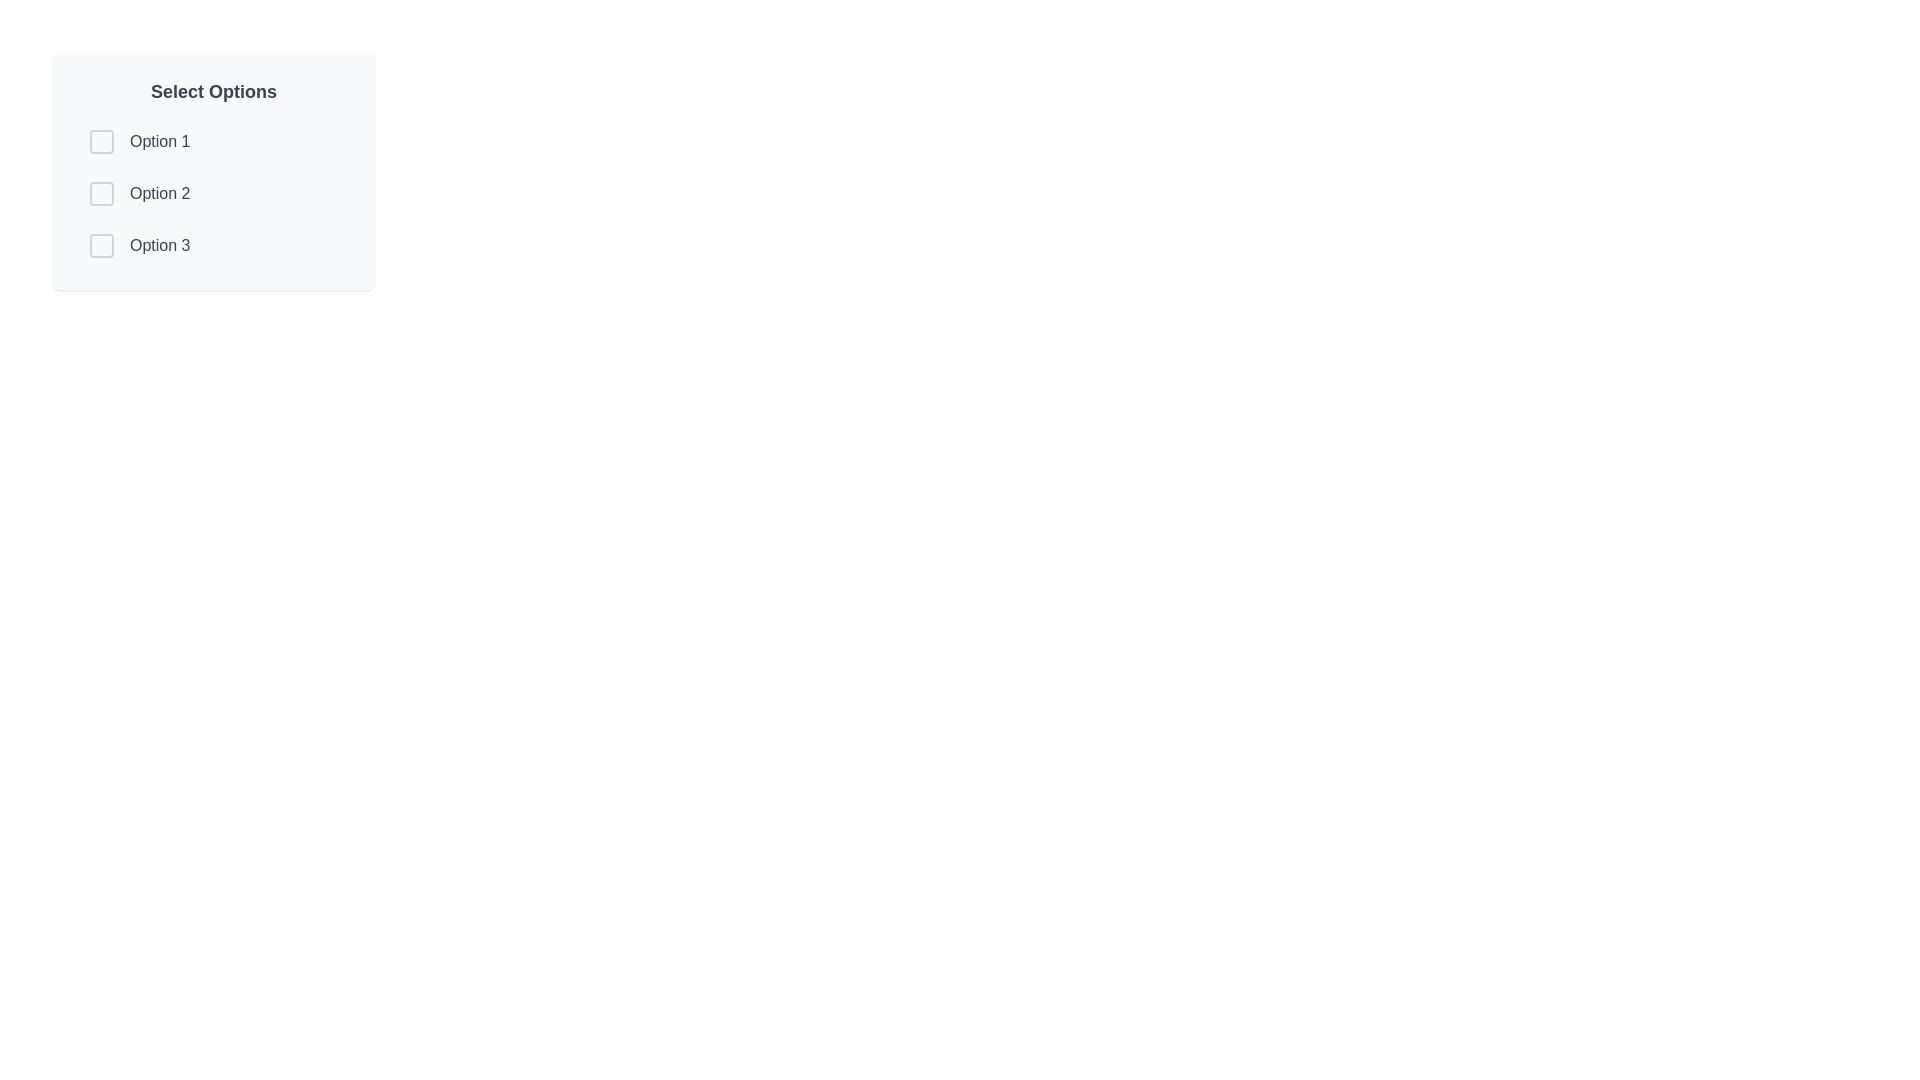 Image resolution: width=1920 pixels, height=1080 pixels. I want to click on the checkbox located to the left of the text label 'Option 2', so click(100, 193).